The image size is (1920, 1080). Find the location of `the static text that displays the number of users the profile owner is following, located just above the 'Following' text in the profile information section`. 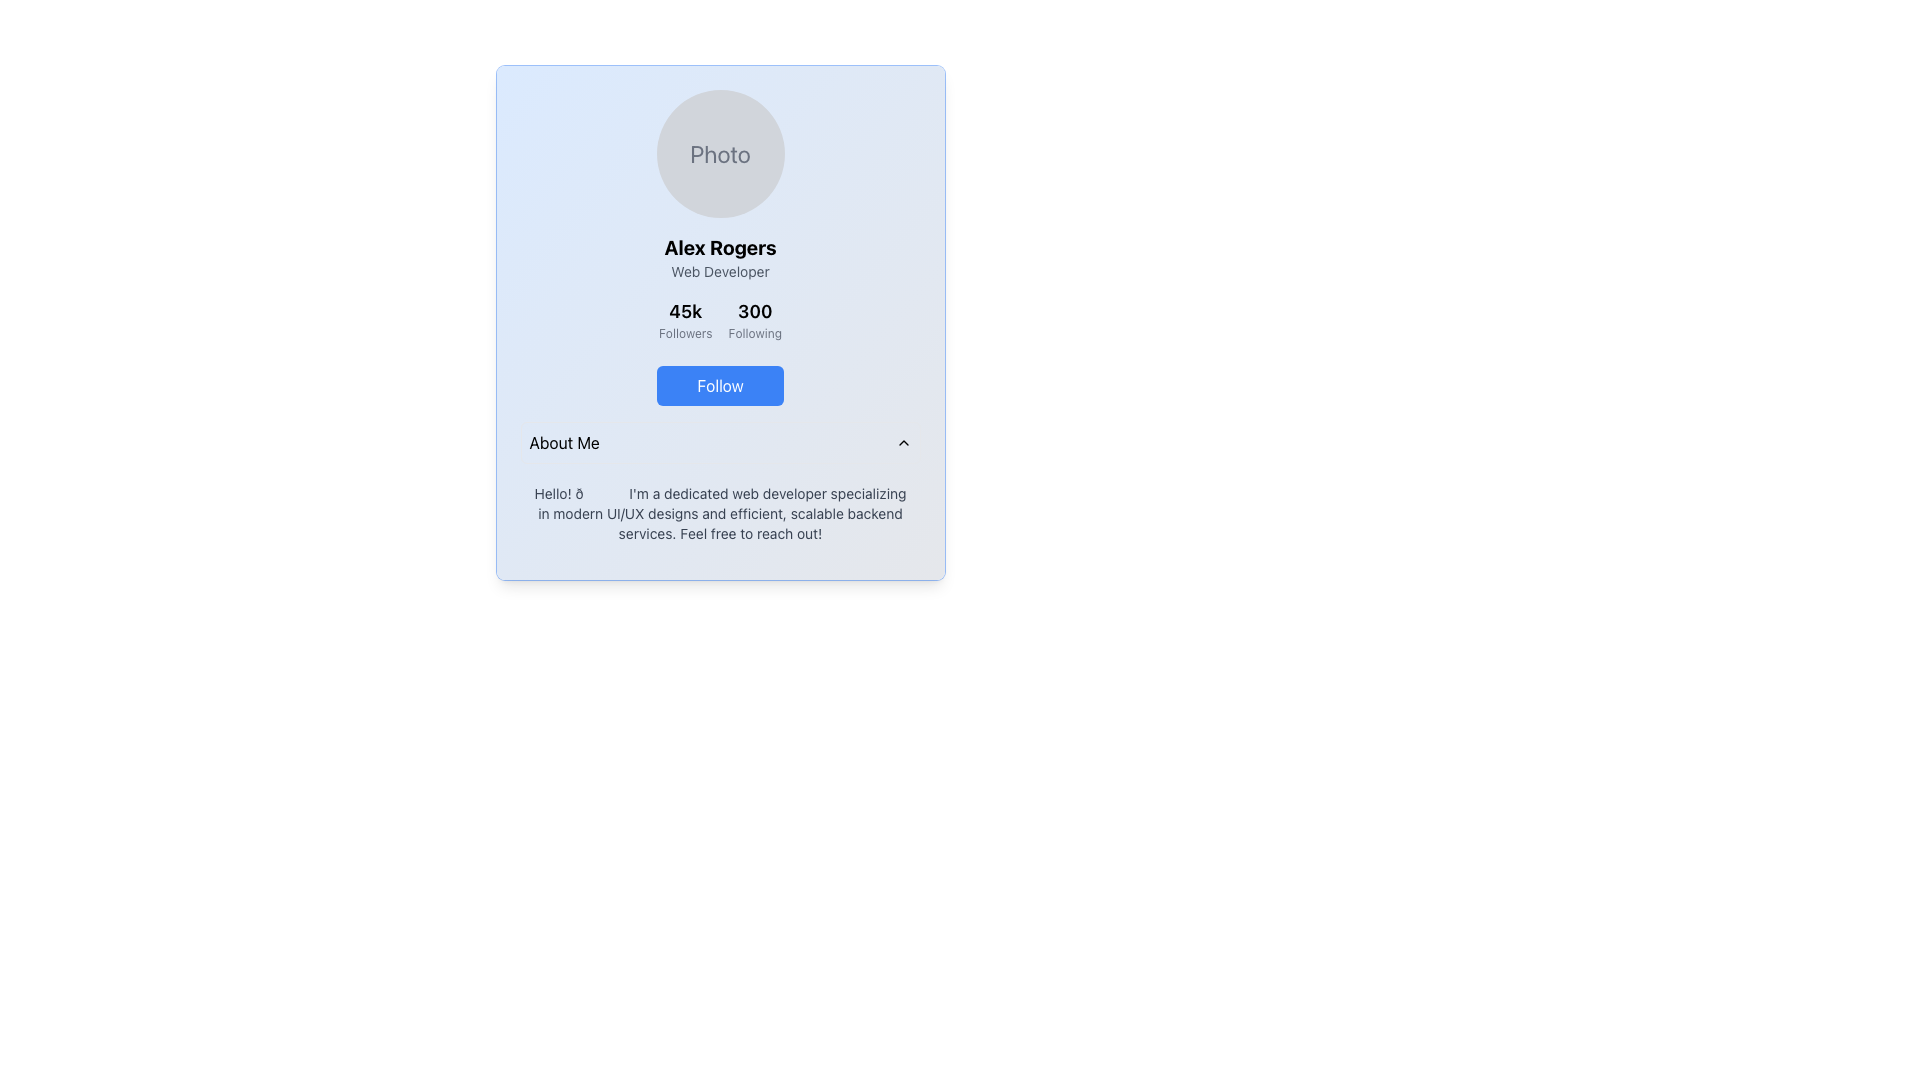

the static text that displays the number of users the profile owner is following, located just above the 'Following' text in the profile information section is located at coordinates (754, 312).